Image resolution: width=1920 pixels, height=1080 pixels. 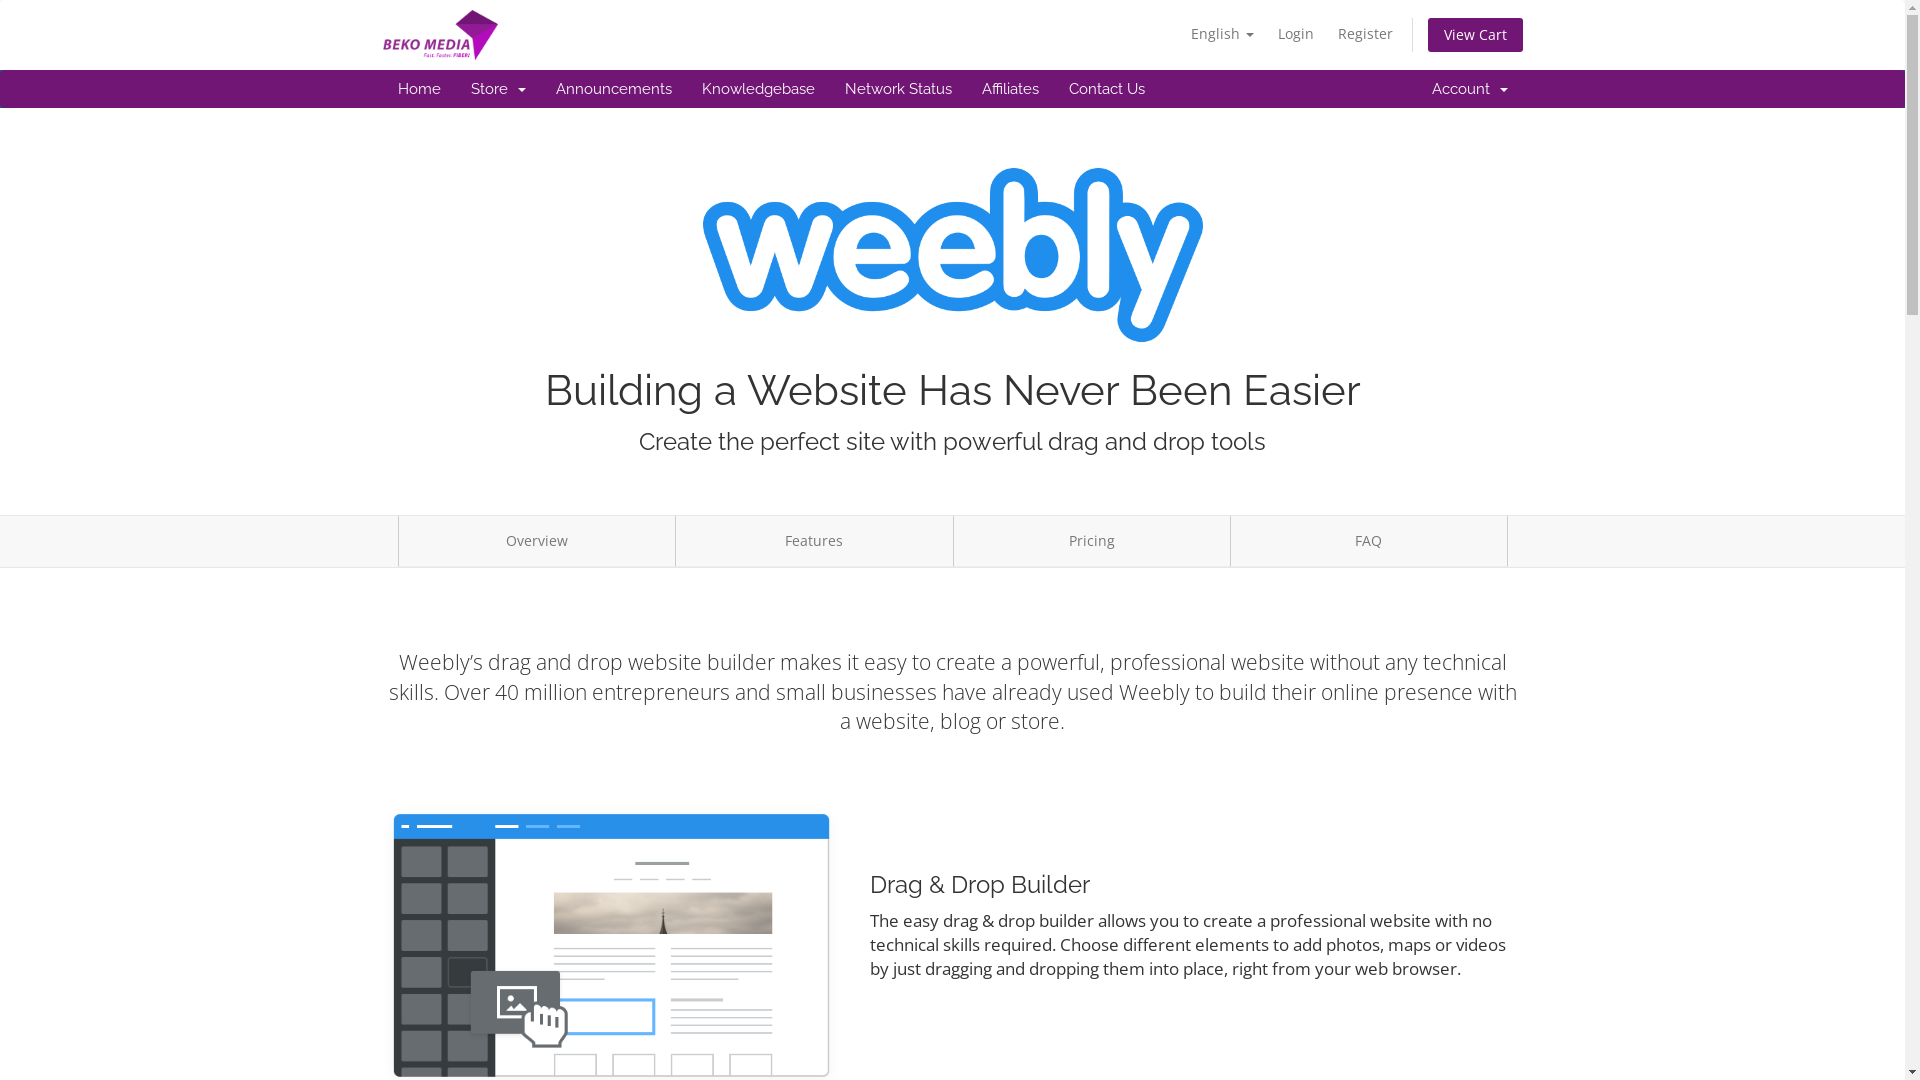 I want to click on 'Network Status', so click(x=897, y=87).